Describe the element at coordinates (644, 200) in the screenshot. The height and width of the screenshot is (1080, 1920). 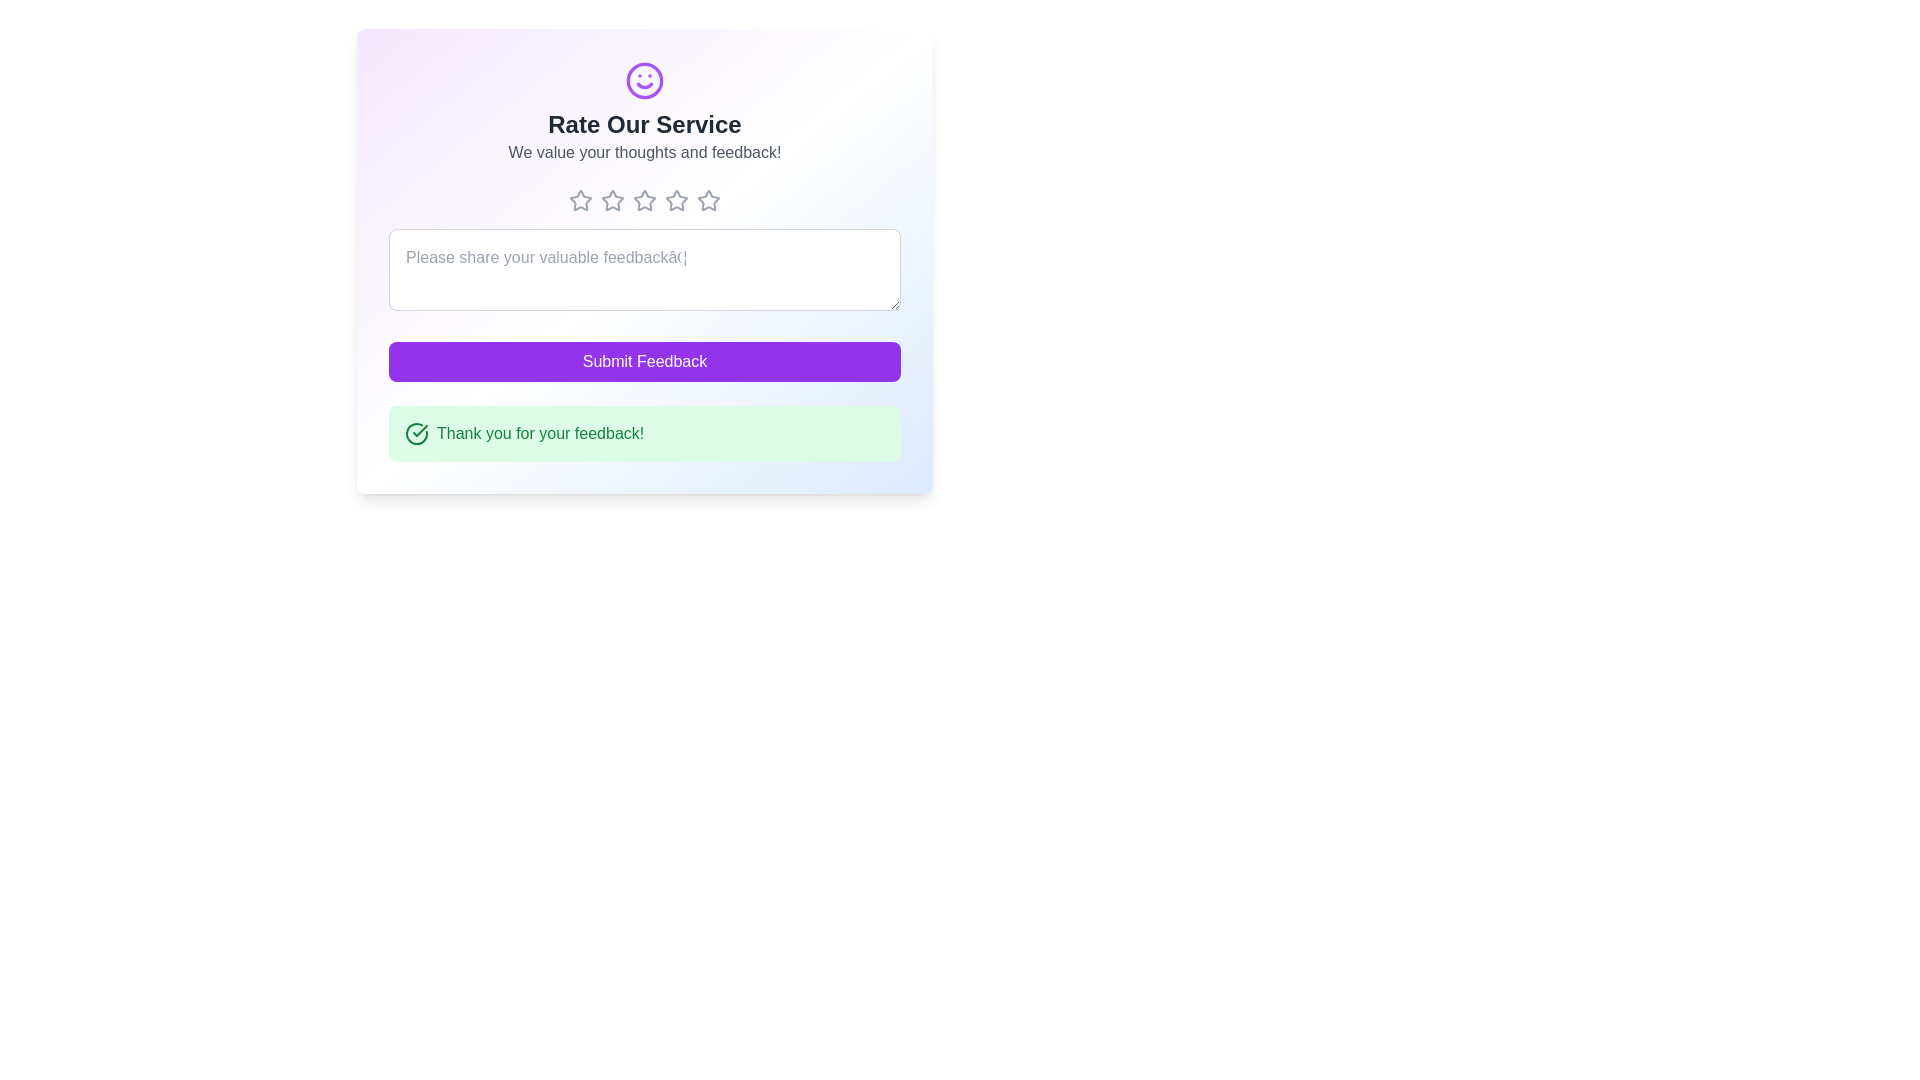
I see `the third star icon in the row of five star icons under the 'Rate Our Service' header` at that location.